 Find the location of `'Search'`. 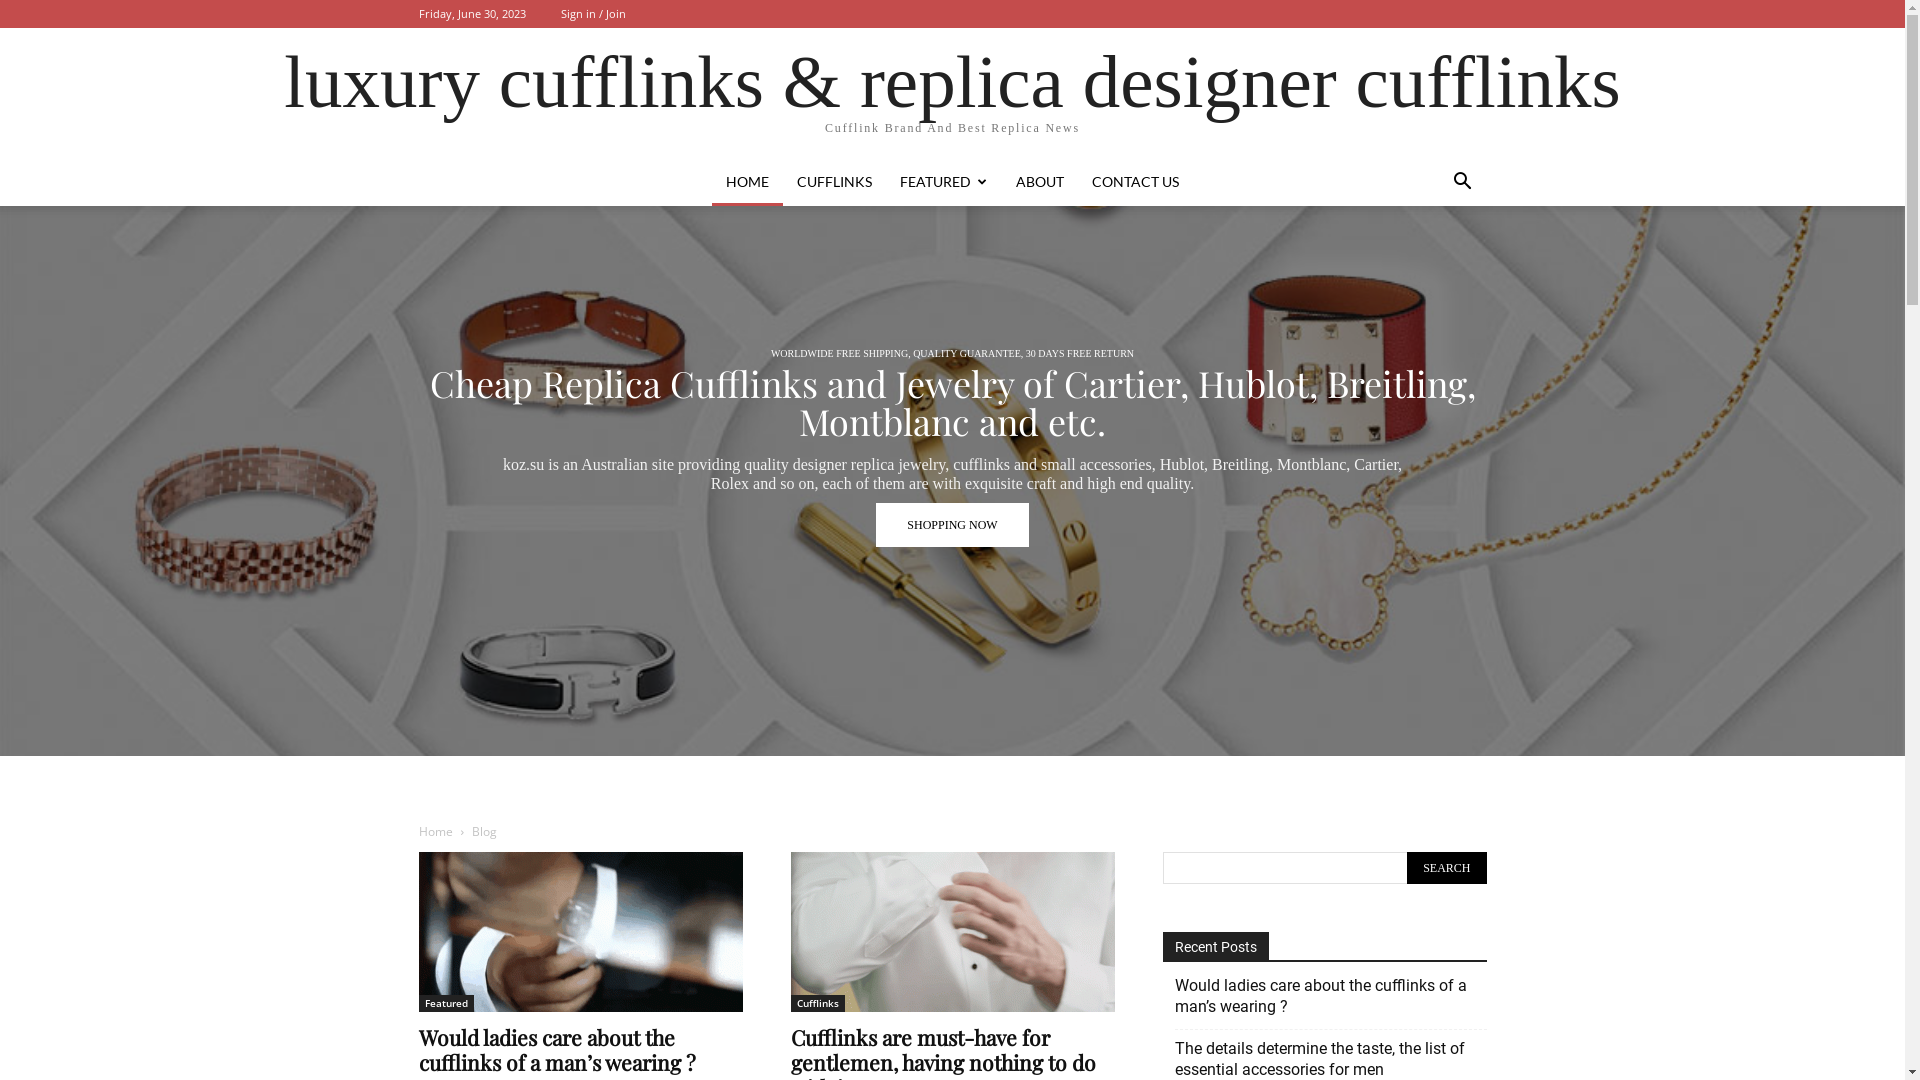

'Search' is located at coordinates (1446, 866).